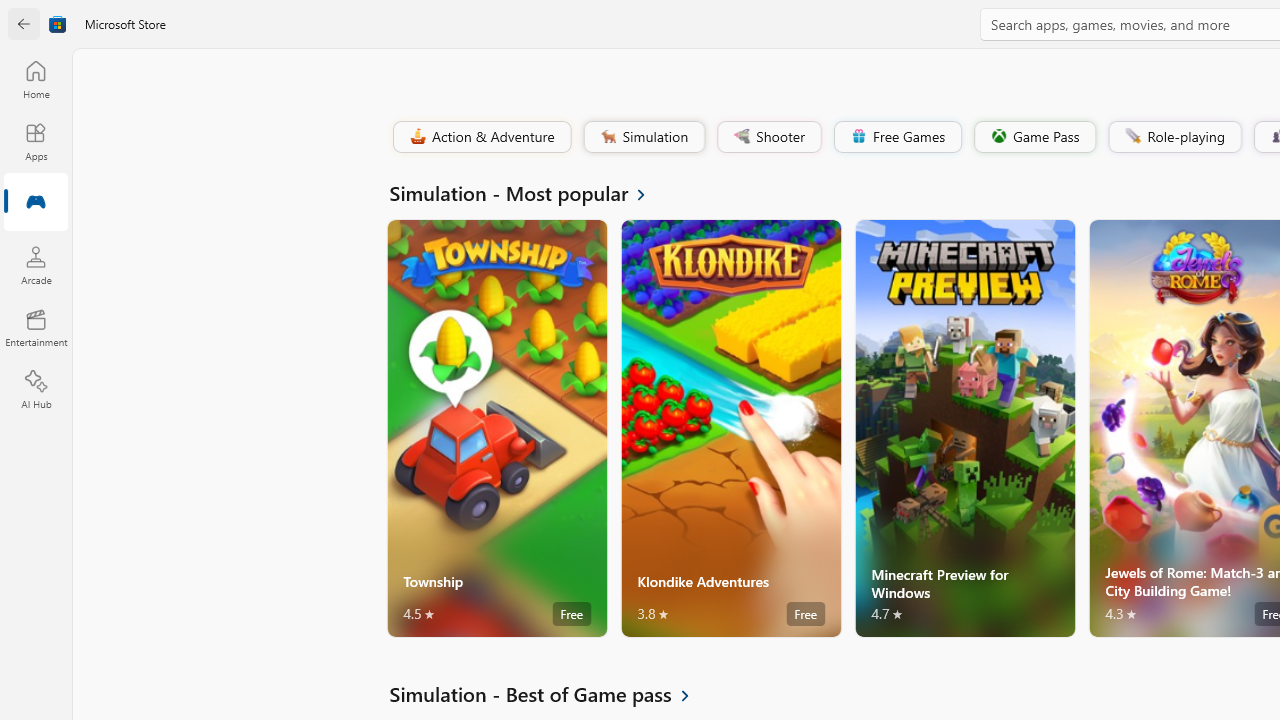 This screenshot has width=1280, height=720. Describe the element at coordinates (1033, 135) in the screenshot. I see `'Game Pass'` at that location.